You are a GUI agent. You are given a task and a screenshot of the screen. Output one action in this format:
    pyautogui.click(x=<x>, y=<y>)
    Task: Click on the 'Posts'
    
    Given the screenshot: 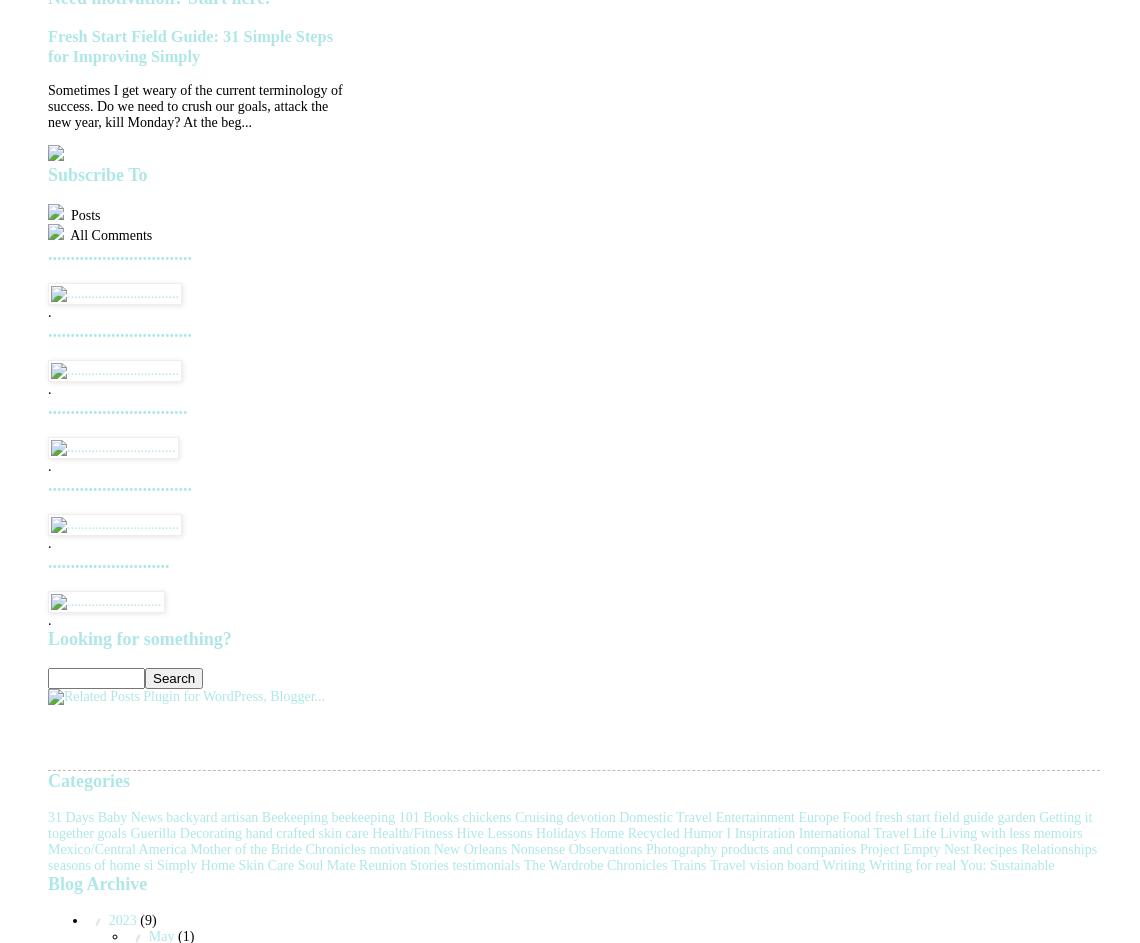 What is the action you would take?
    pyautogui.click(x=82, y=214)
    